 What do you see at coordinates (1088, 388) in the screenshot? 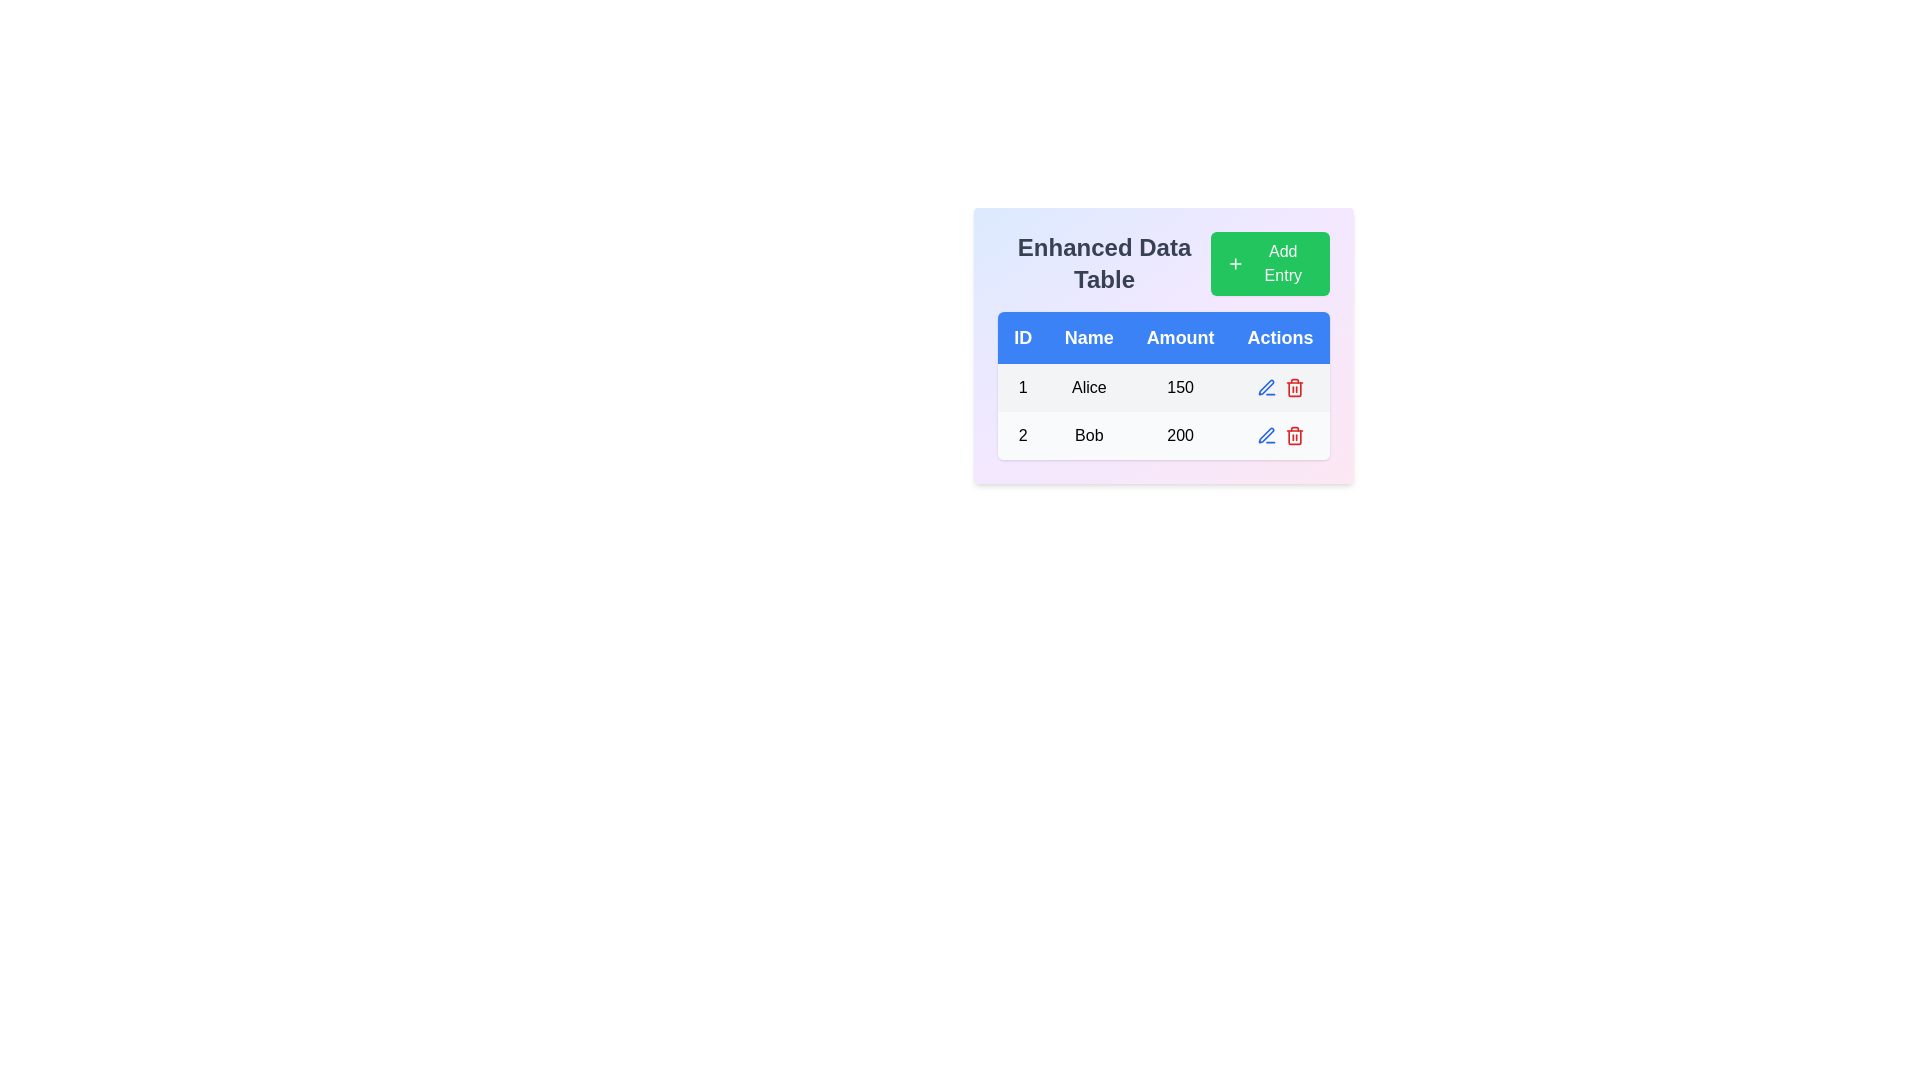
I see `the text label displaying the name in the first row of the table, which is positioned between the ID ('1') and the amount ('150')` at bounding box center [1088, 388].